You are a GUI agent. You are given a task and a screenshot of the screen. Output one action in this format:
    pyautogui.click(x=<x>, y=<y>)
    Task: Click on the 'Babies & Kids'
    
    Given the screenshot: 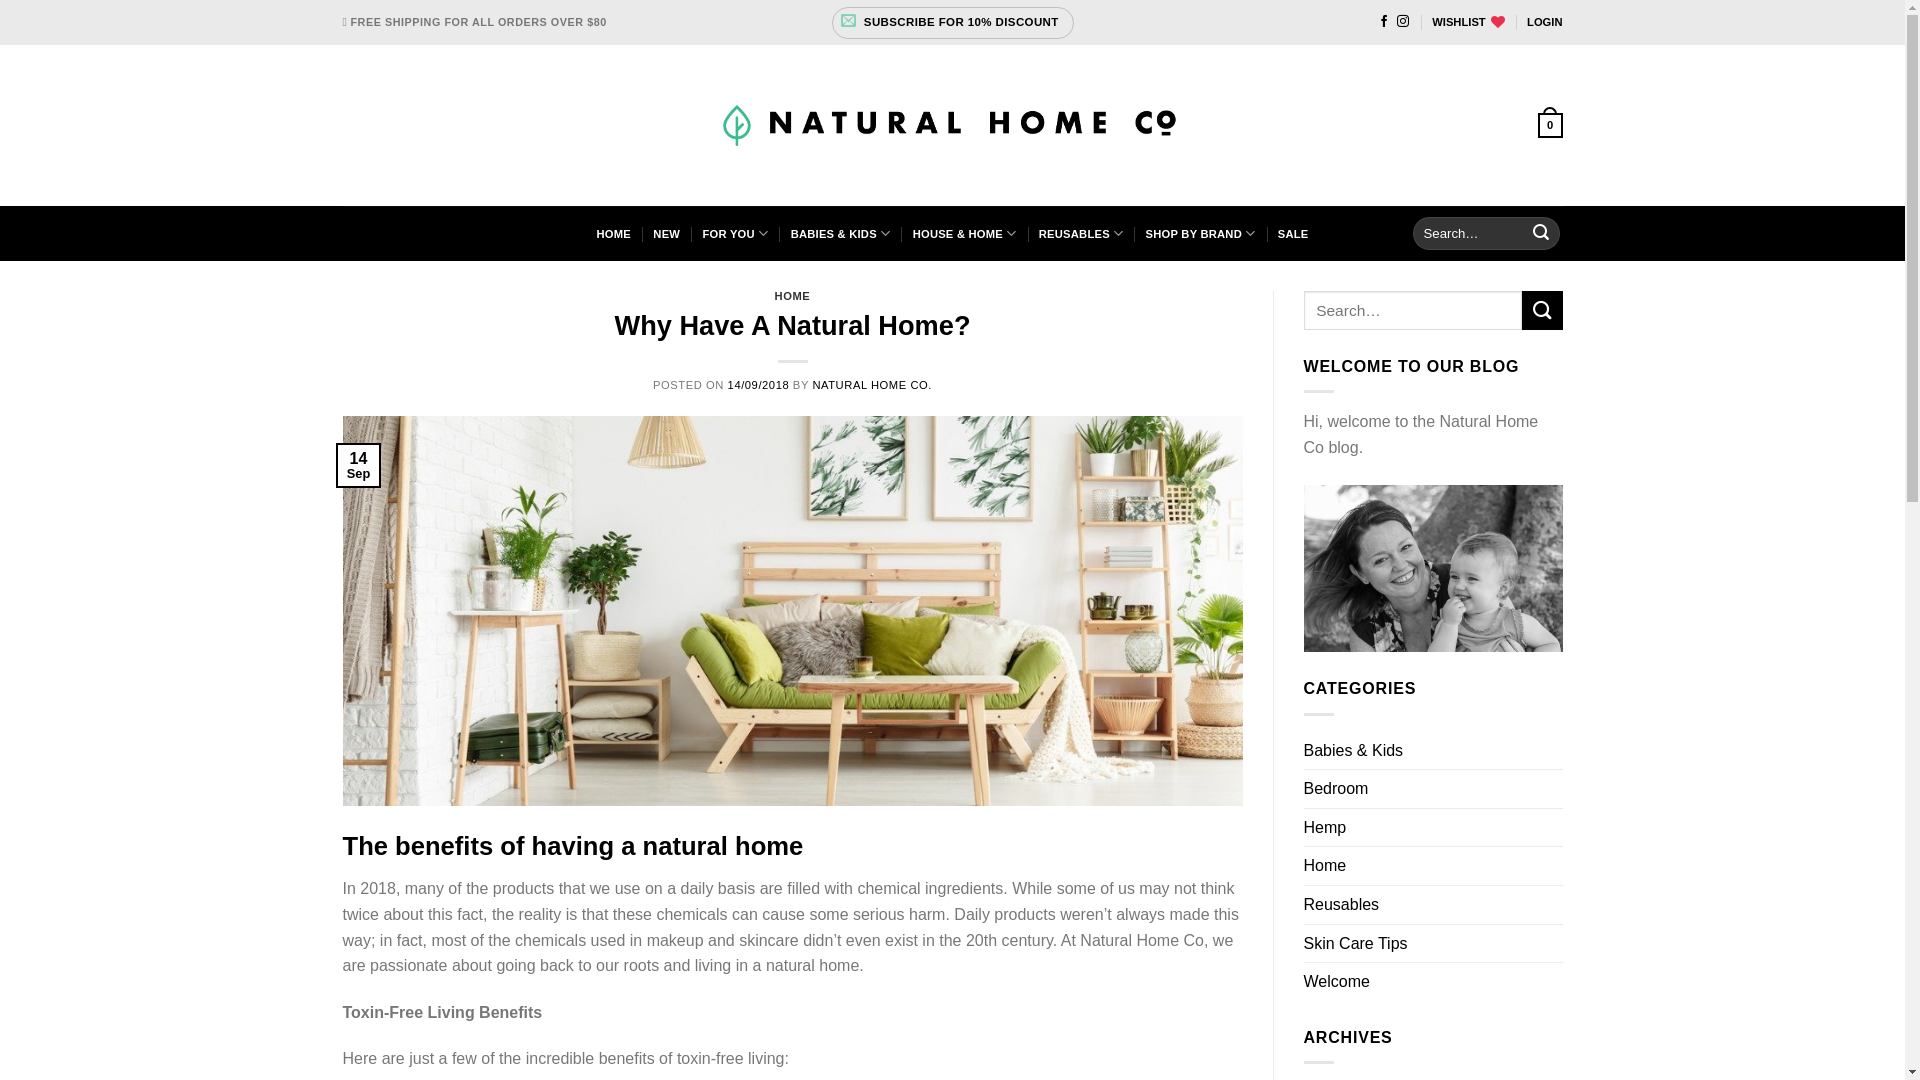 What is the action you would take?
    pyautogui.click(x=1353, y=751)
    